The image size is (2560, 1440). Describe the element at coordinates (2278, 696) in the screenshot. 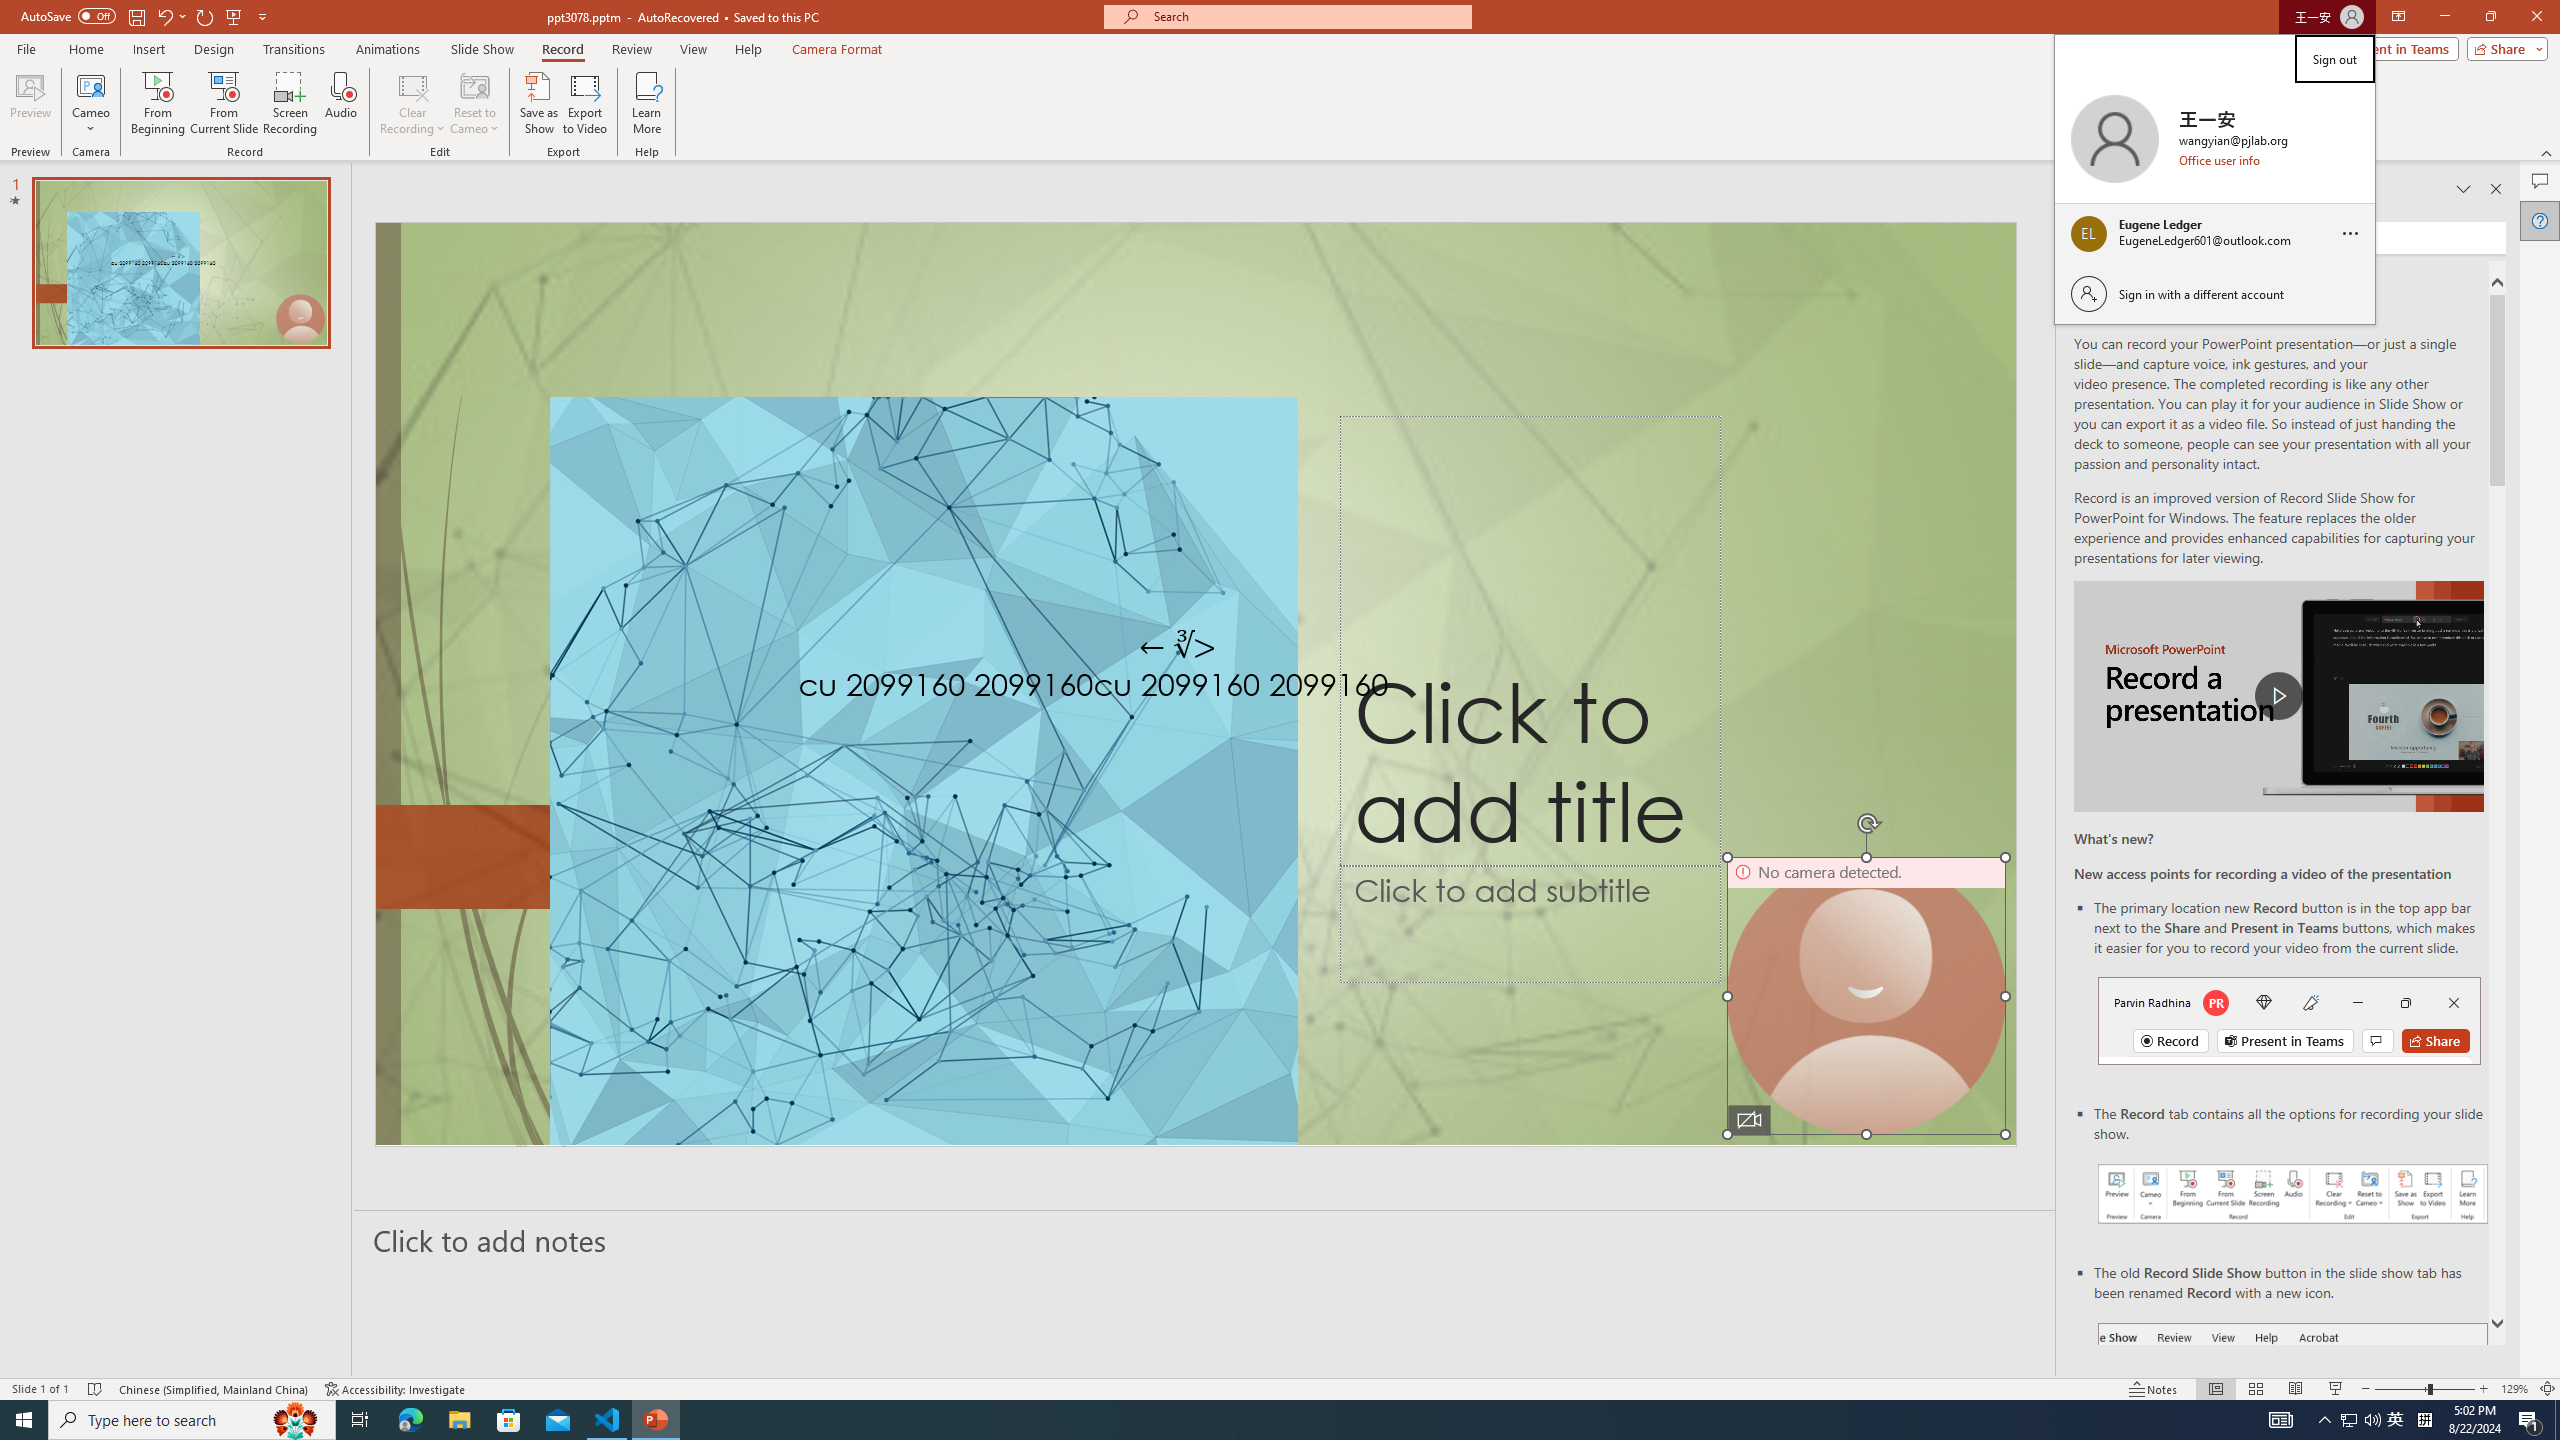

I see `'play Record a Presentation'` at that location.